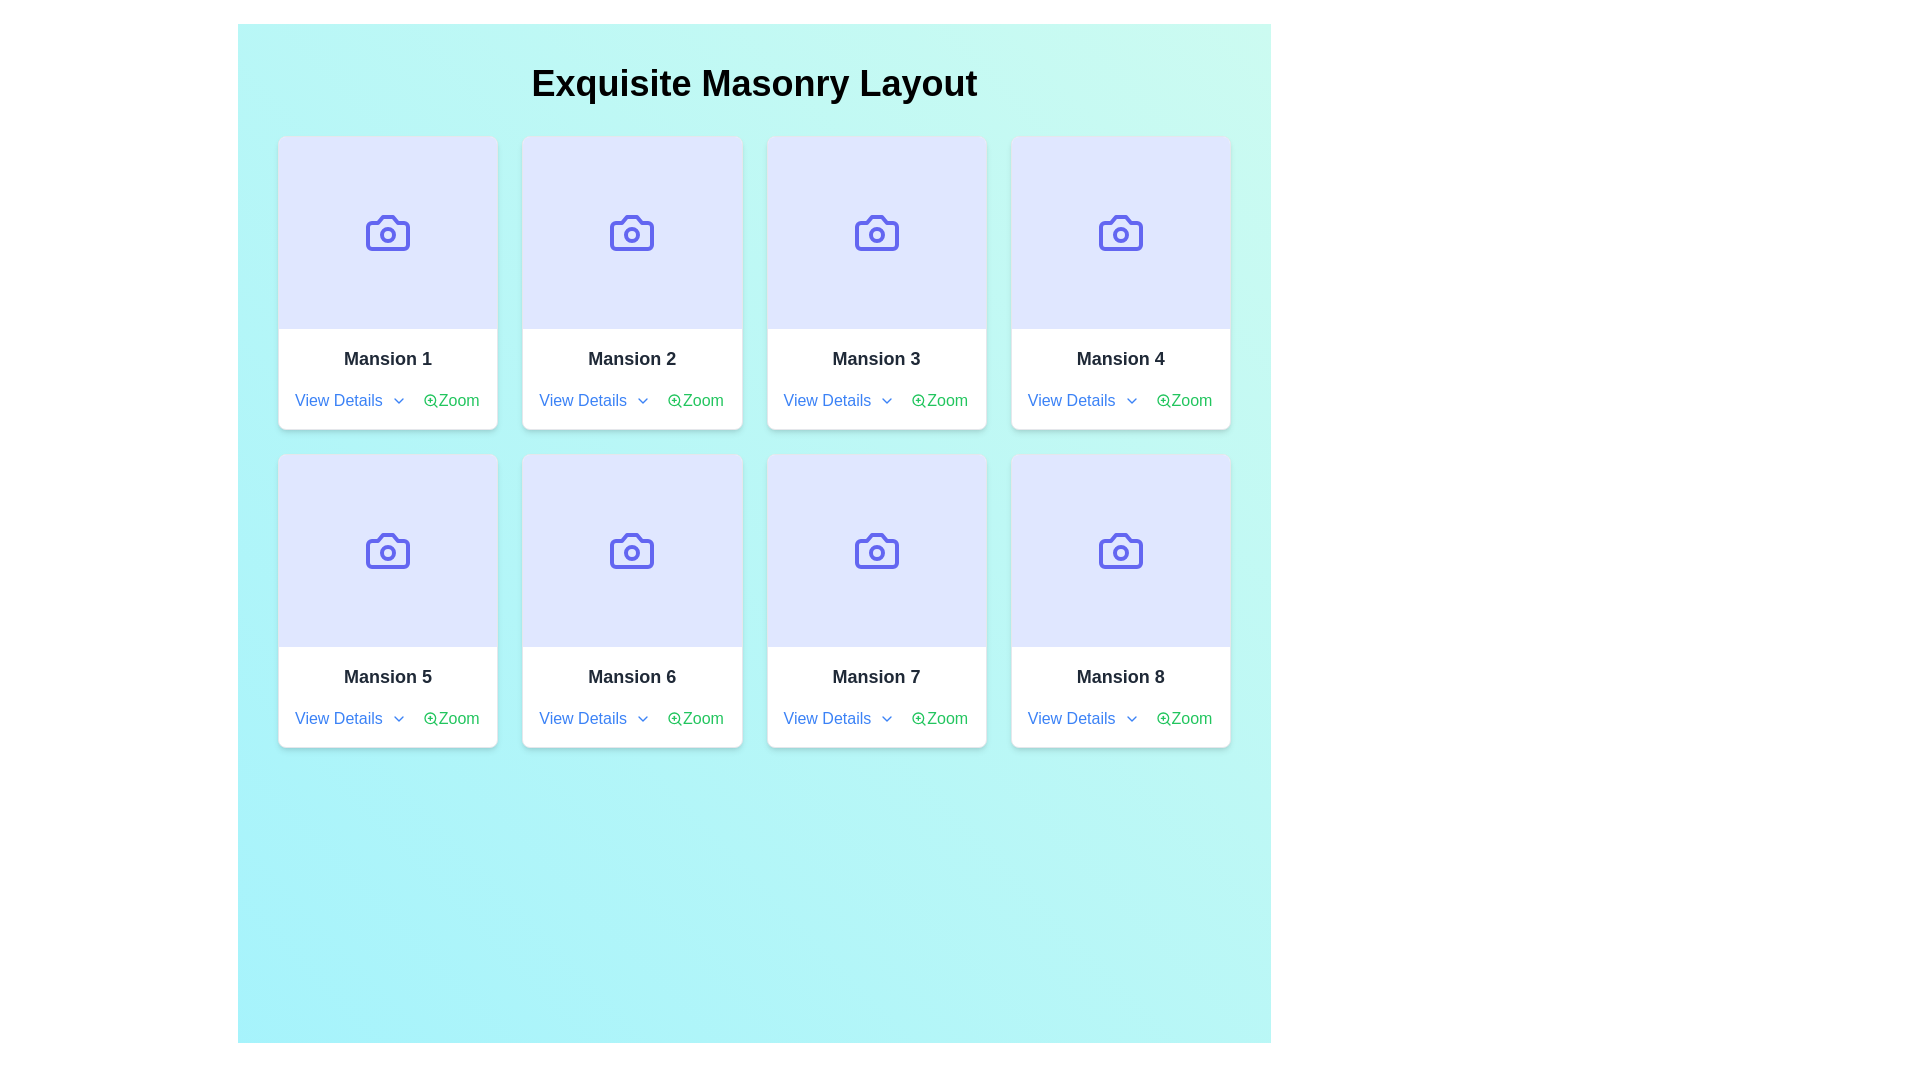  What do you see at coordinates (1082, 401) in the screenshot?
I see `the 'View Details' hyperlink` at bounding box center [1082, 401].